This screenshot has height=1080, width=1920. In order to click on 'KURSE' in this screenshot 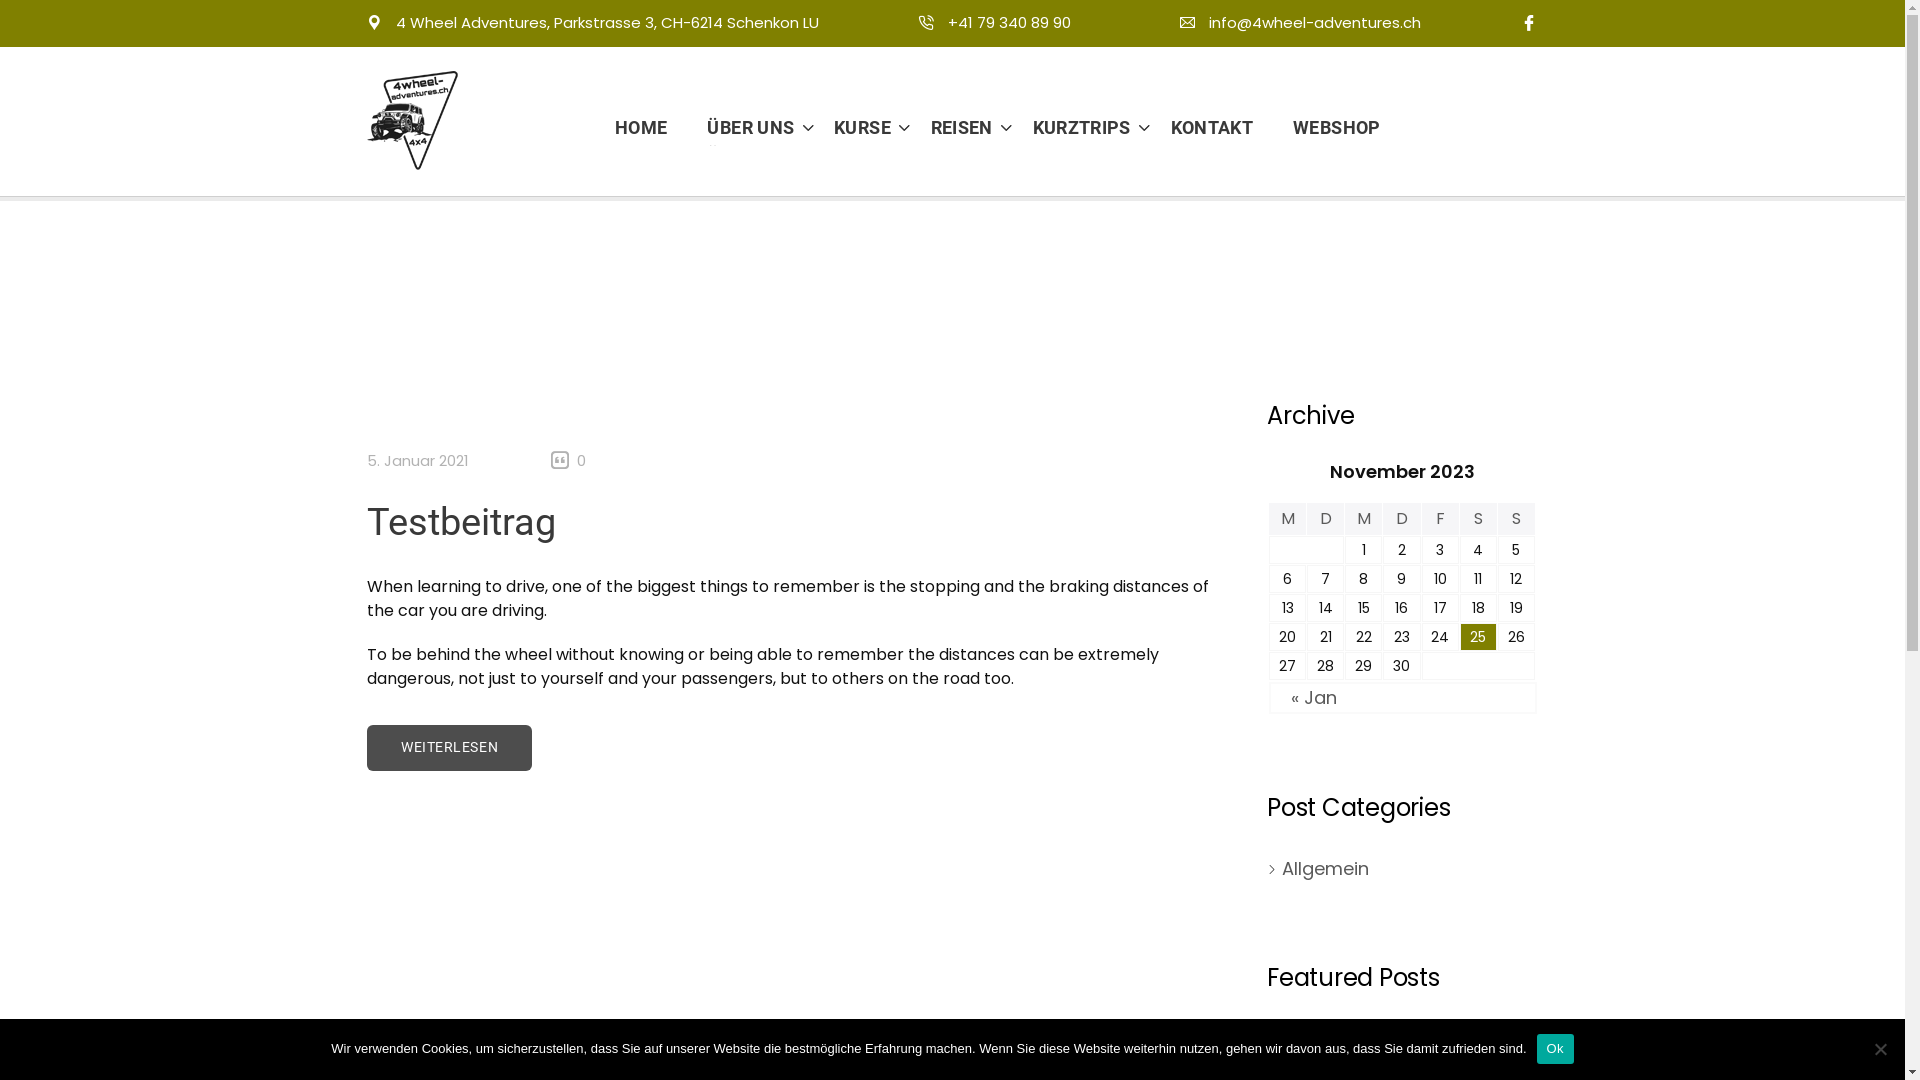, I will do `click(854, 127)`.